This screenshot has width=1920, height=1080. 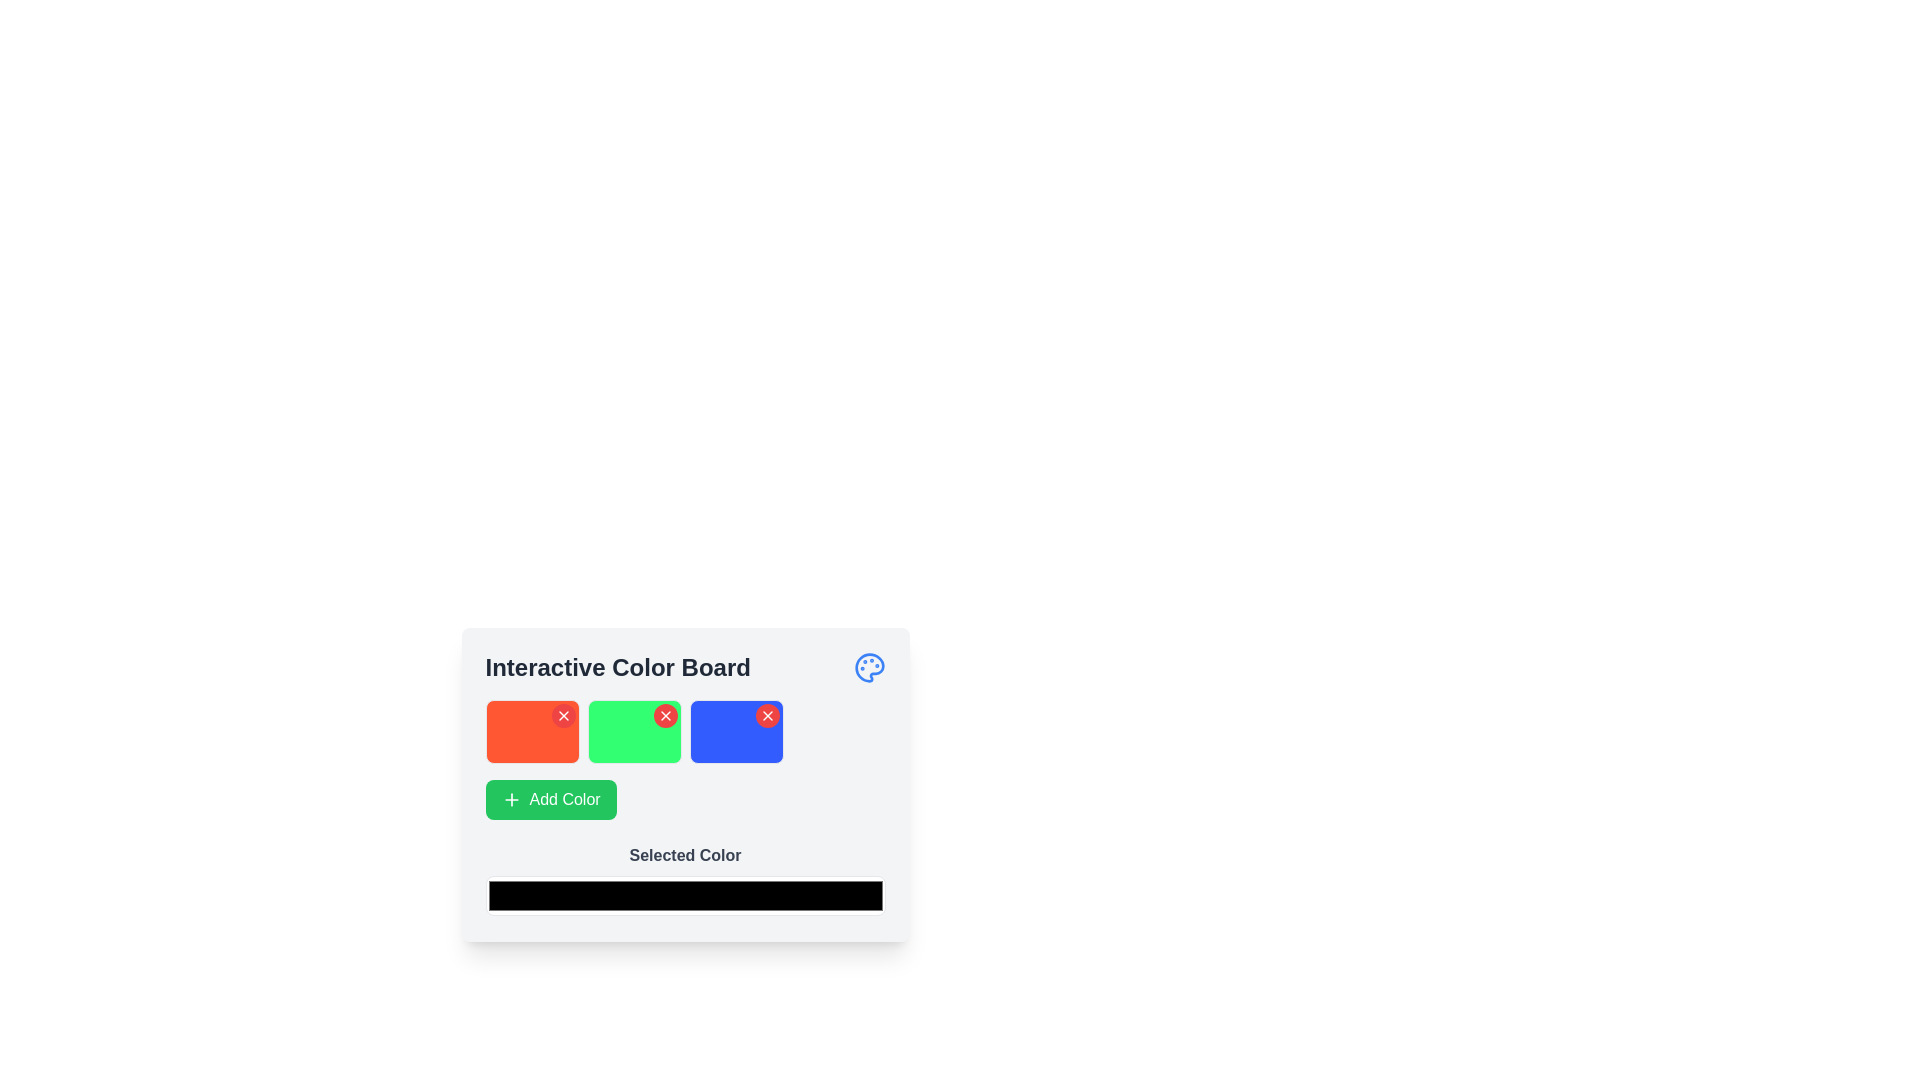 I want to click on the bold gray text label displaying 'Selected Color', which is positioned above the color input field in a form-like section, so click(x=685, y=855).